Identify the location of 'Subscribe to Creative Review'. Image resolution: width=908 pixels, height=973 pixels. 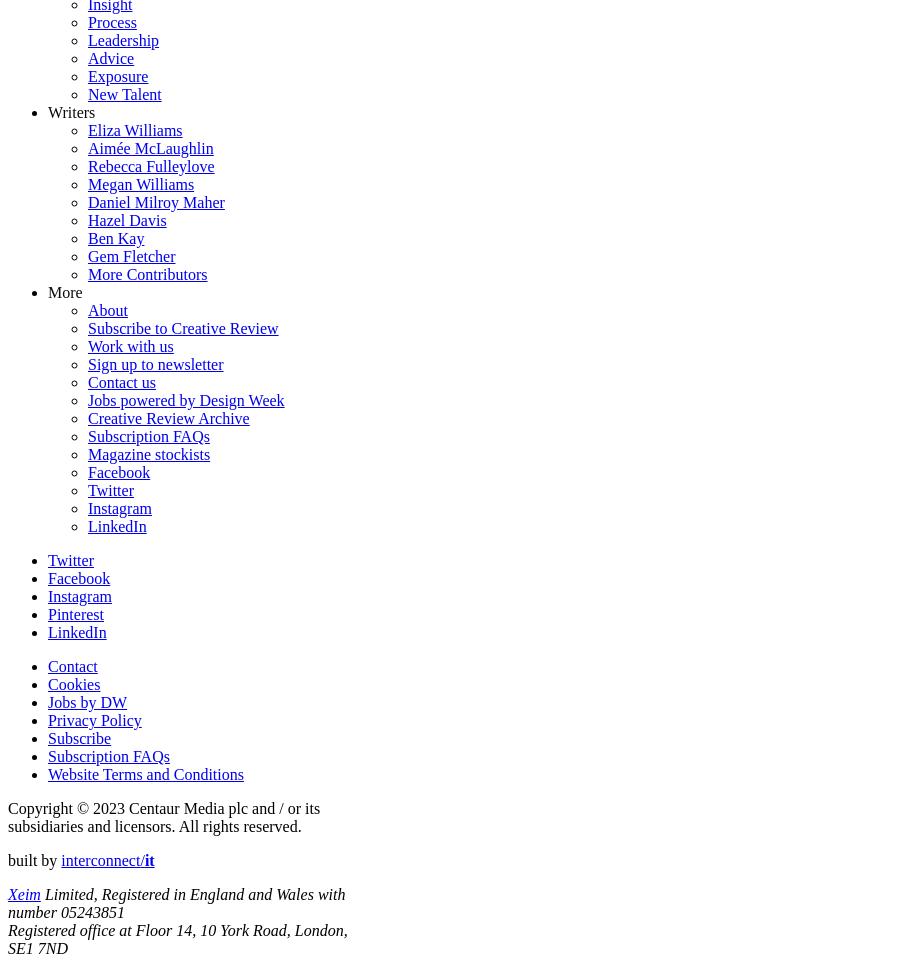
(181, 327).